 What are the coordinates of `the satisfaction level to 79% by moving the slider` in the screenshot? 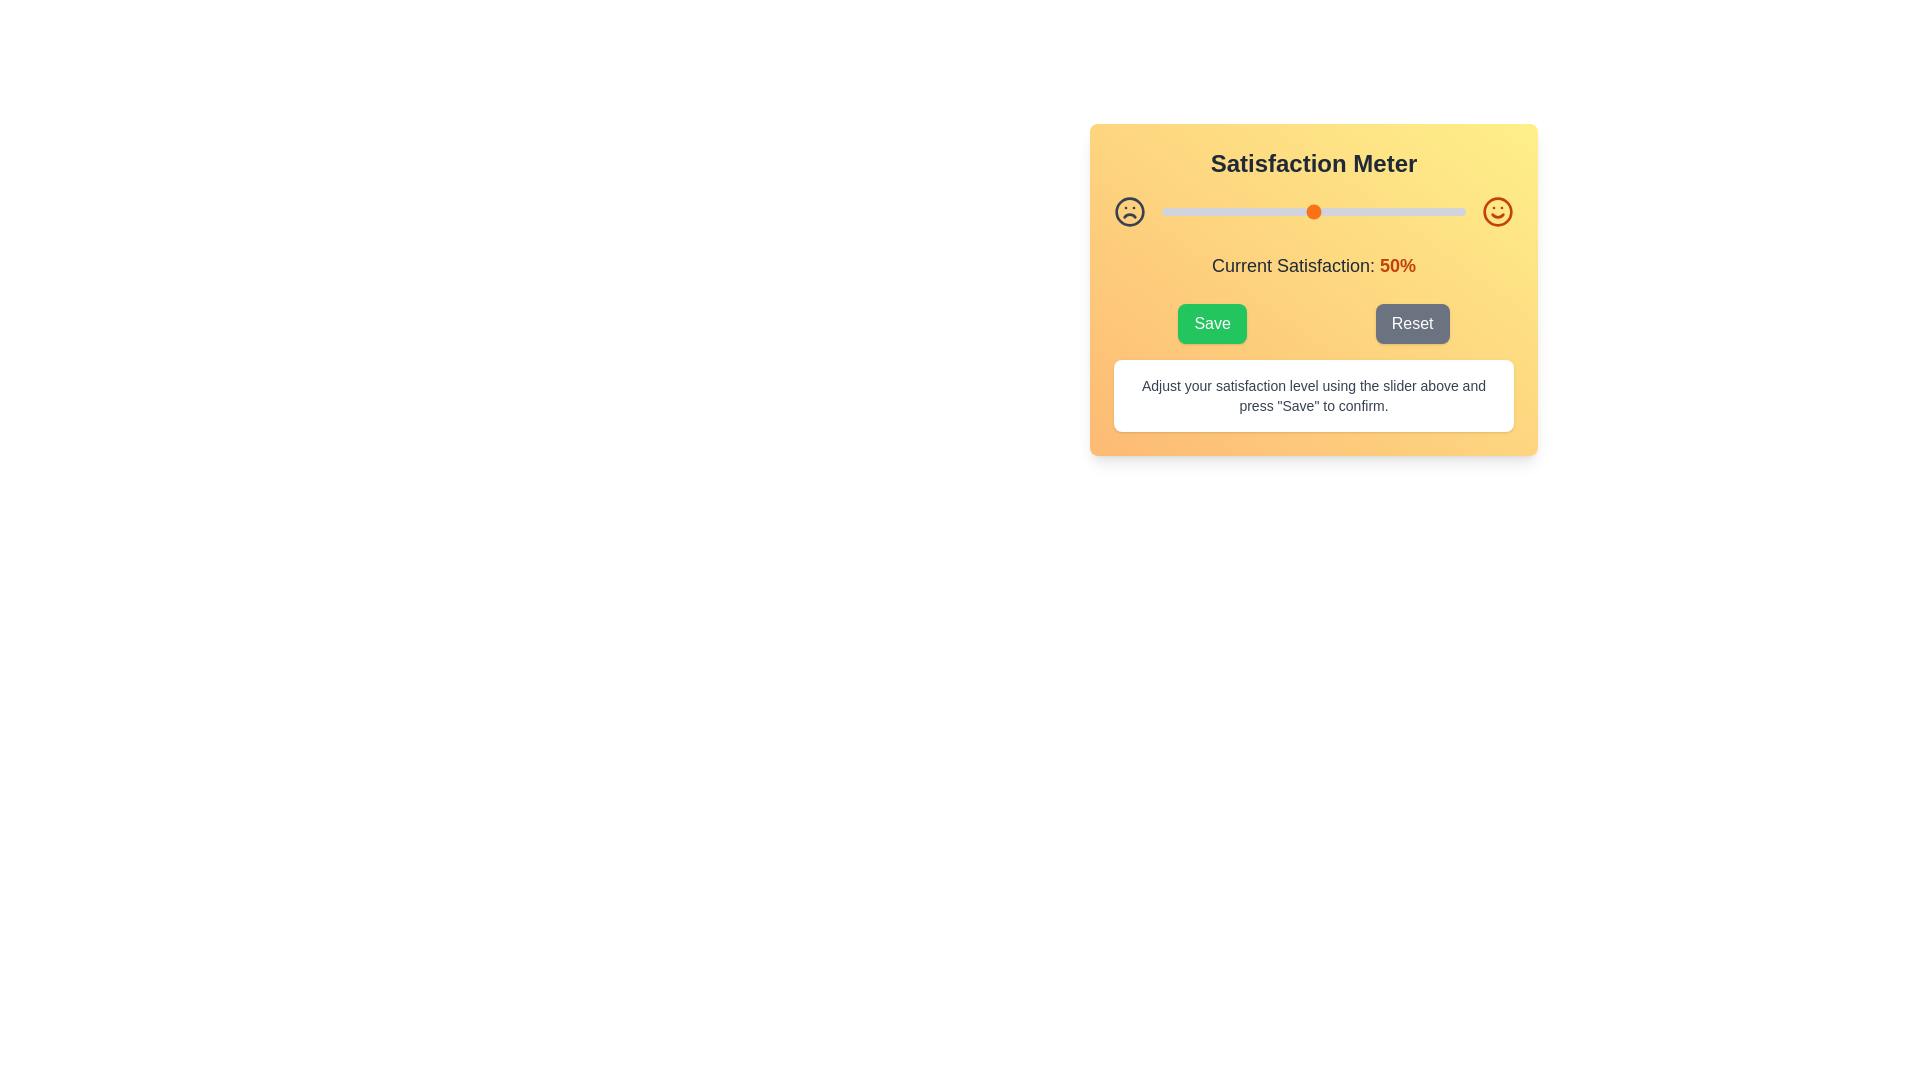 It's located at (1401, 212).